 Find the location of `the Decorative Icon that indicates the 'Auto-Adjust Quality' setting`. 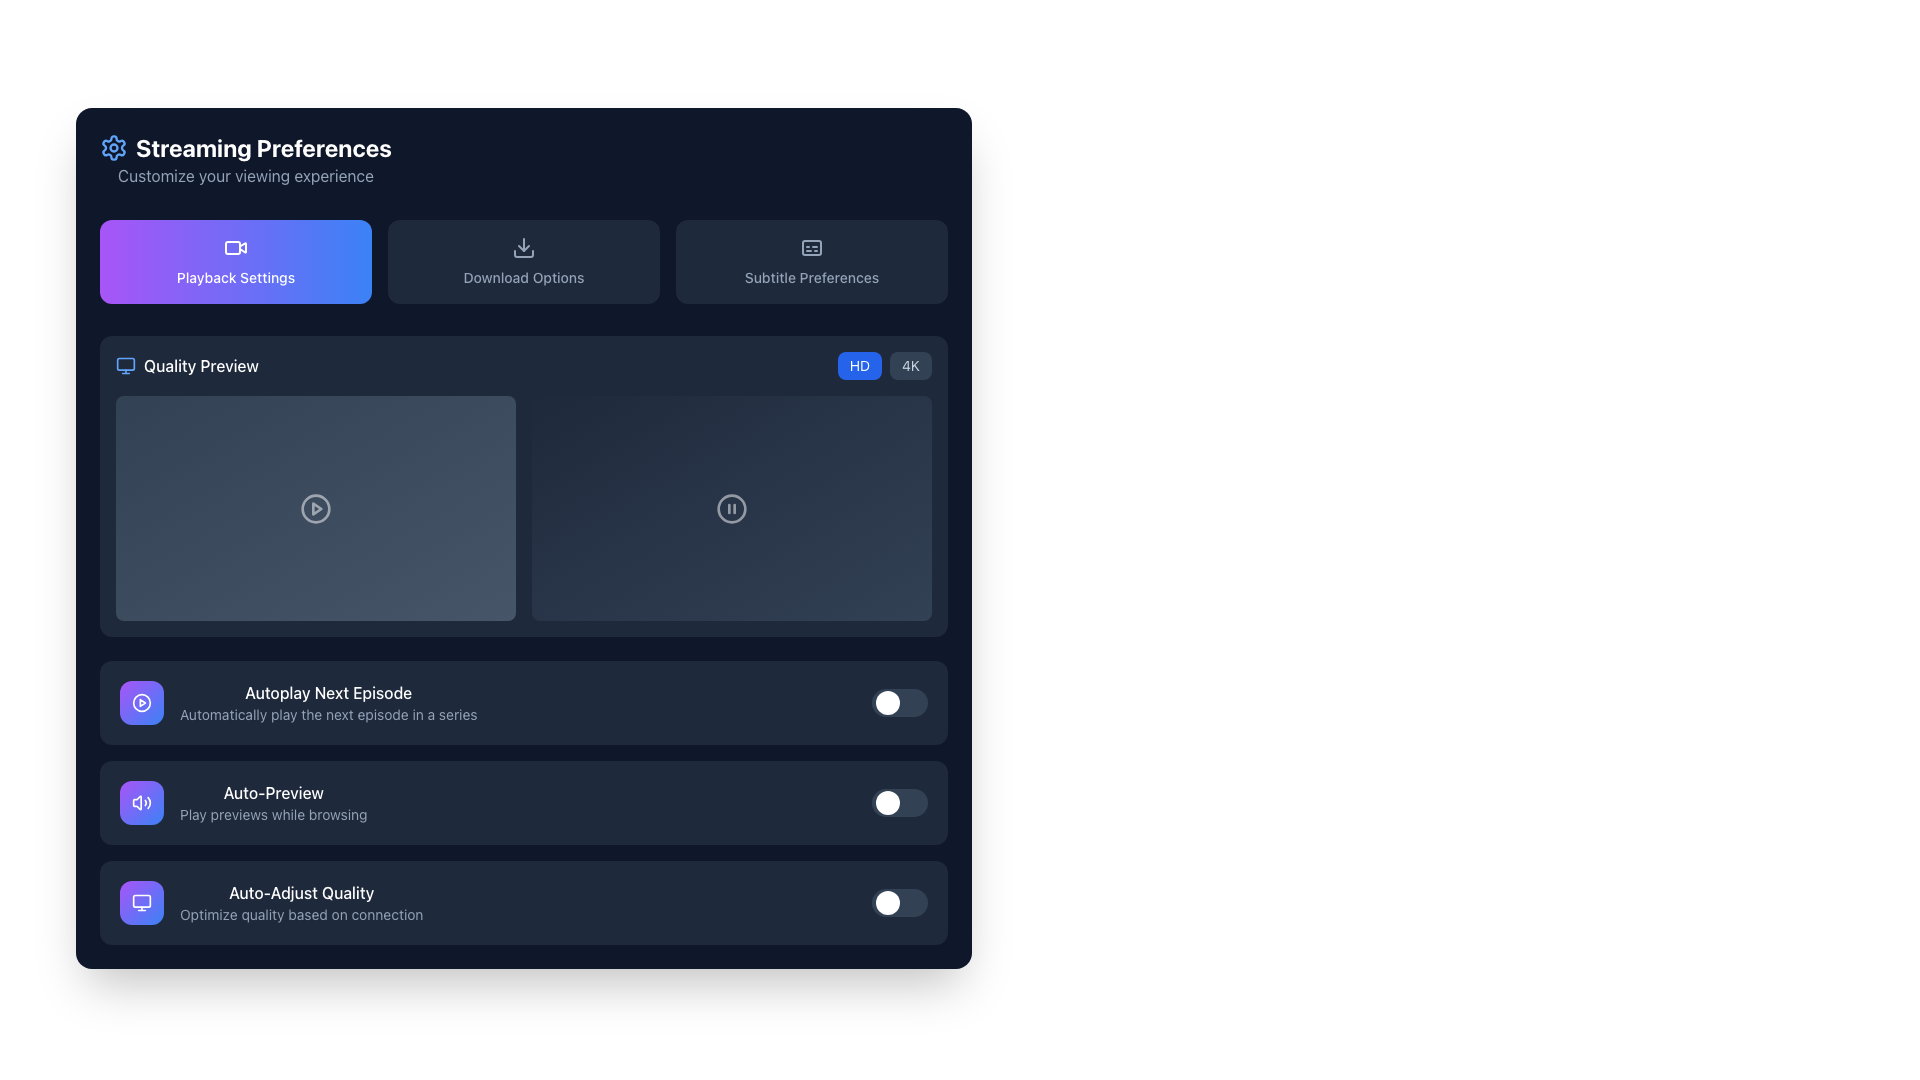

the Decorative Icon that indicates the 'Auto-Adjust Quality' setting is located at coordinates (141, 902).